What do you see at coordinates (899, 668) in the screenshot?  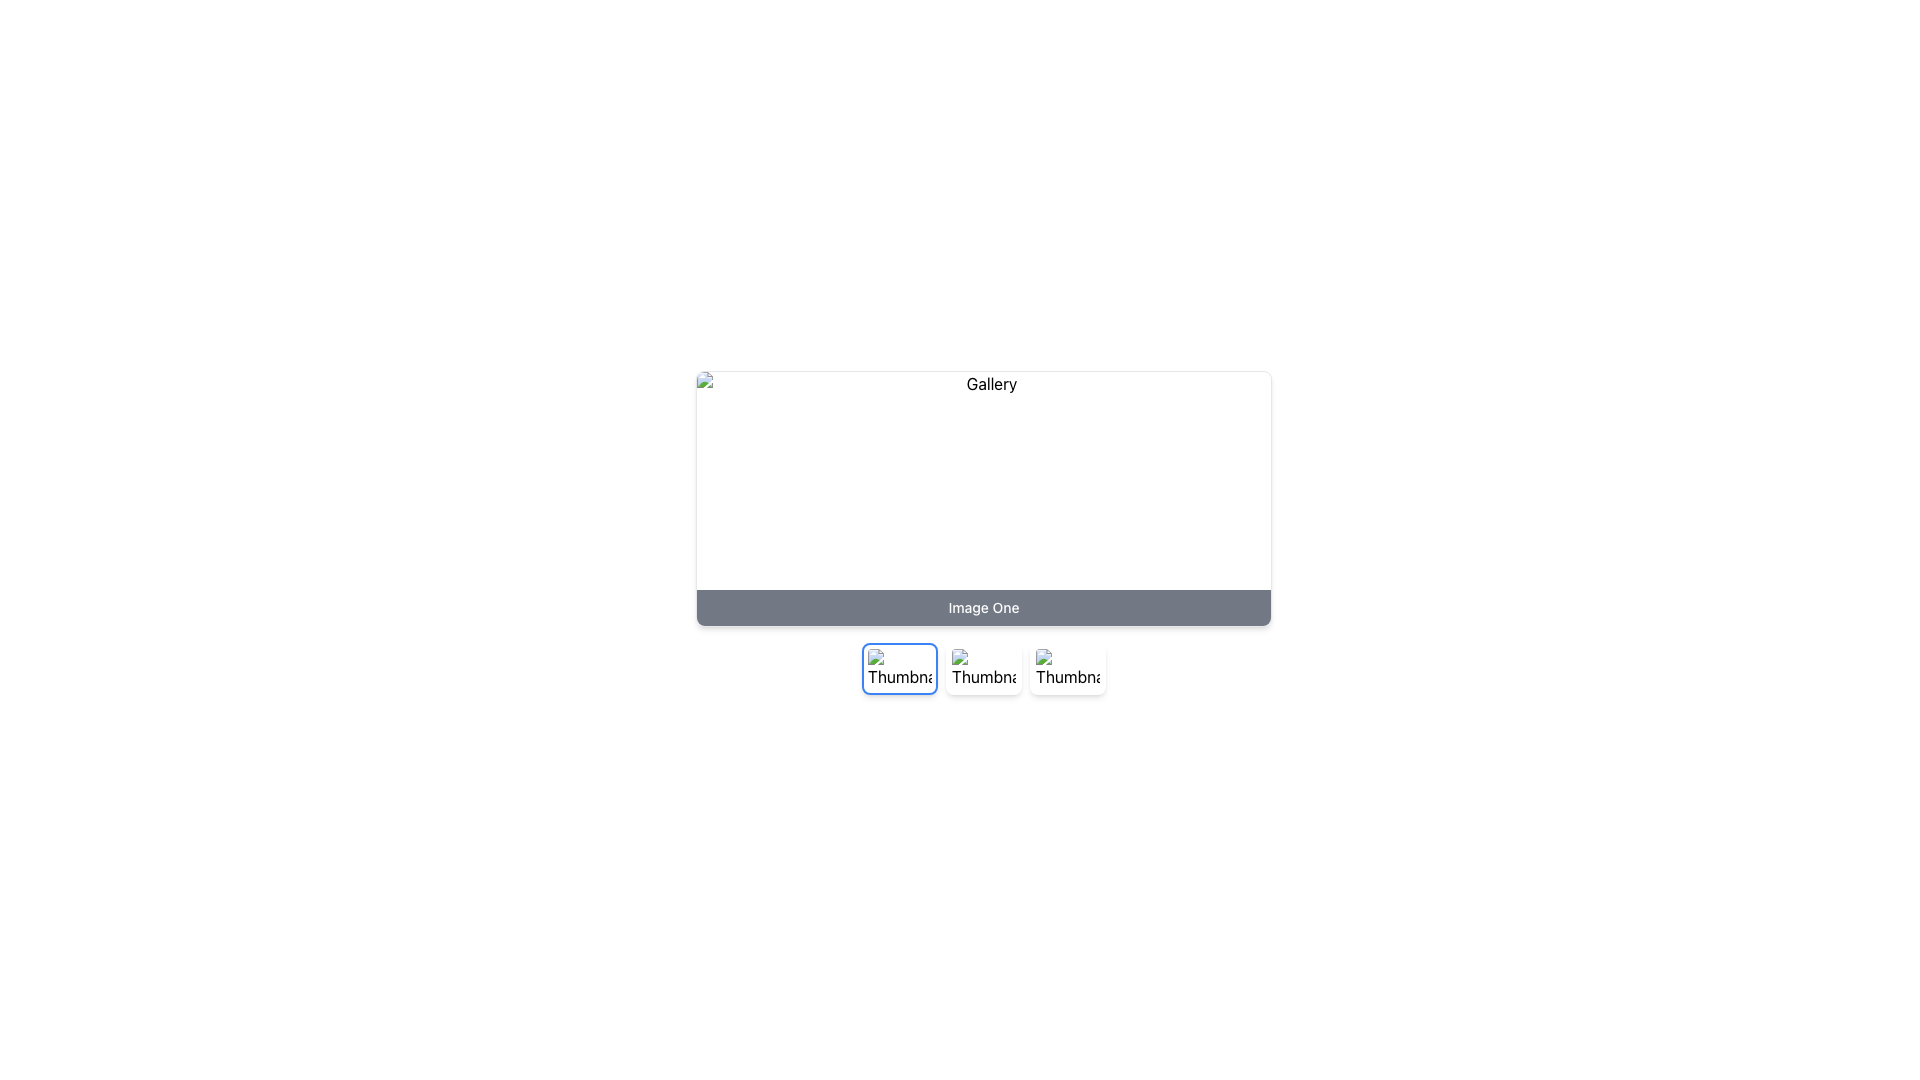 I see `the first Image Thumbnail with a blue border and a smaller image displaying 'Image 1'` at bounding box center [899, 668].